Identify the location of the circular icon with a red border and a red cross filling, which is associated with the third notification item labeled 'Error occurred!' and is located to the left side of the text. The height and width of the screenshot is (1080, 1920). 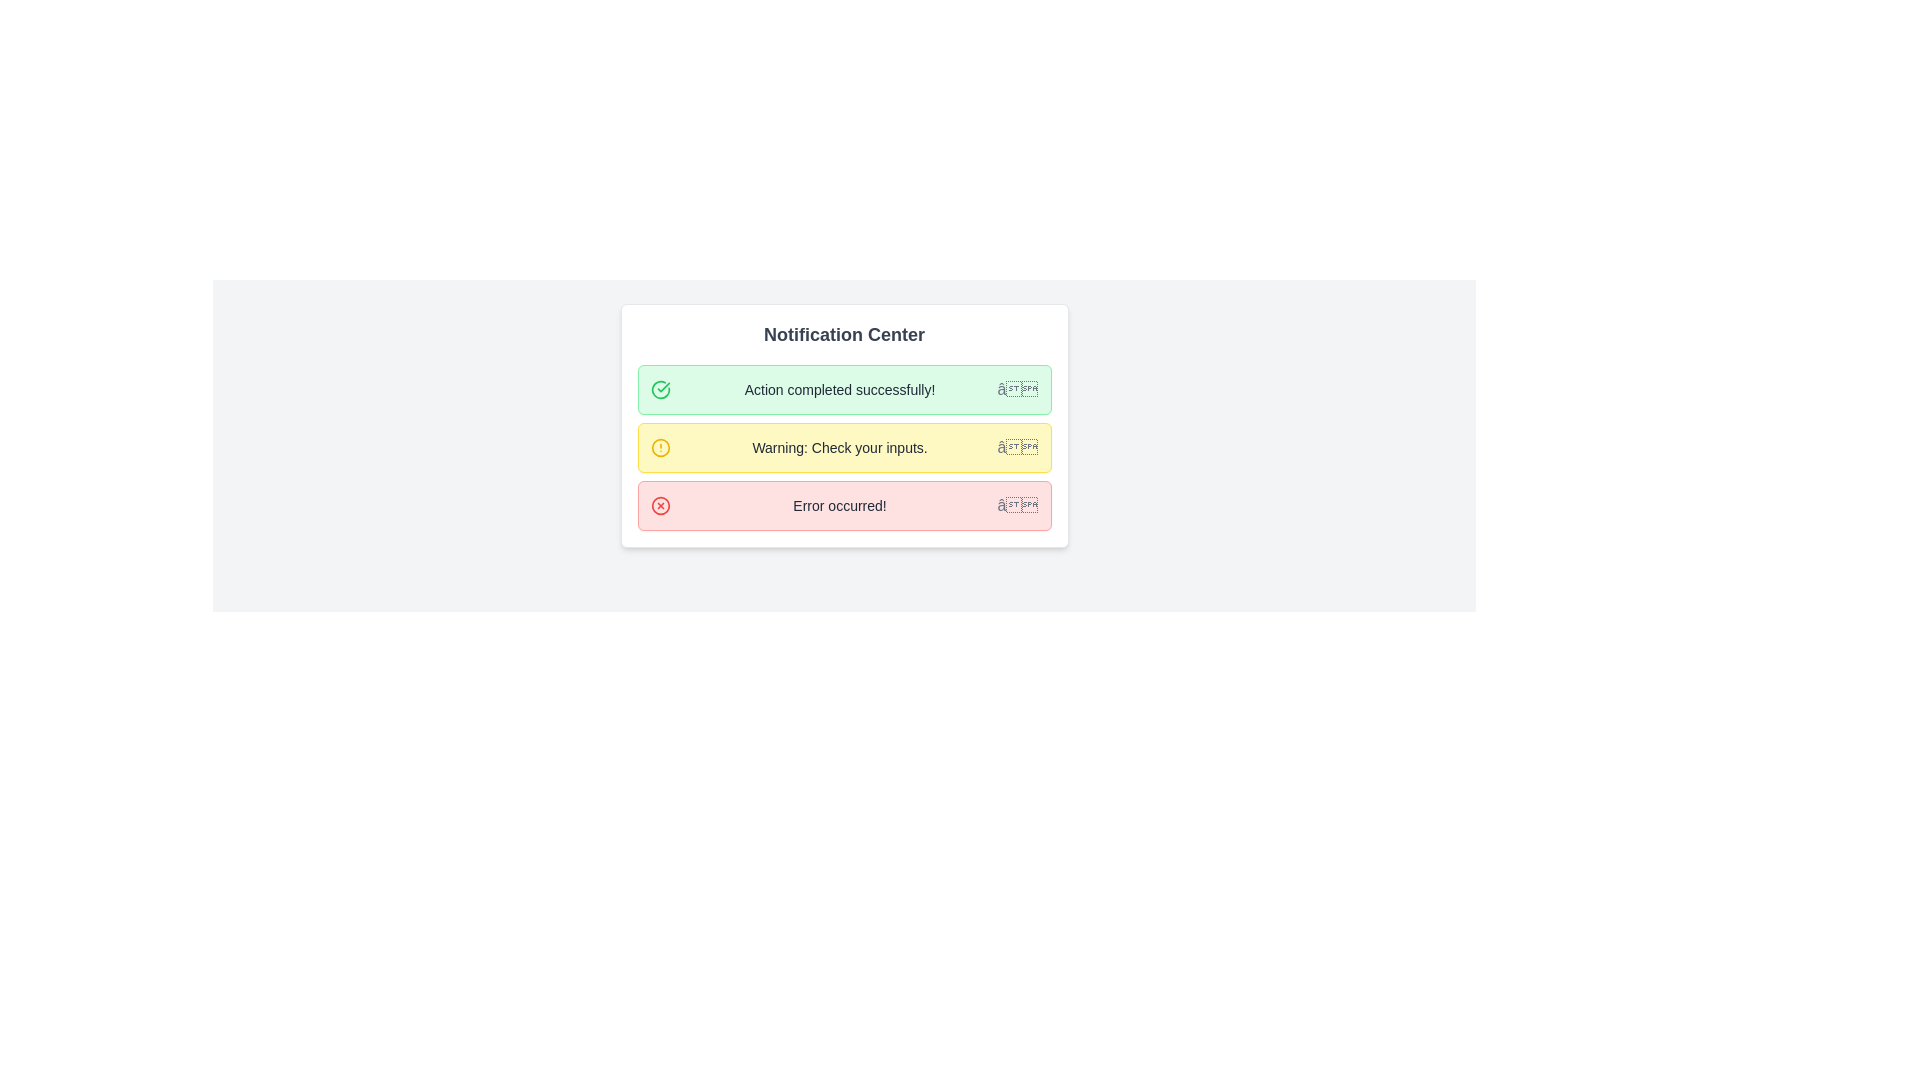
(660, 504).